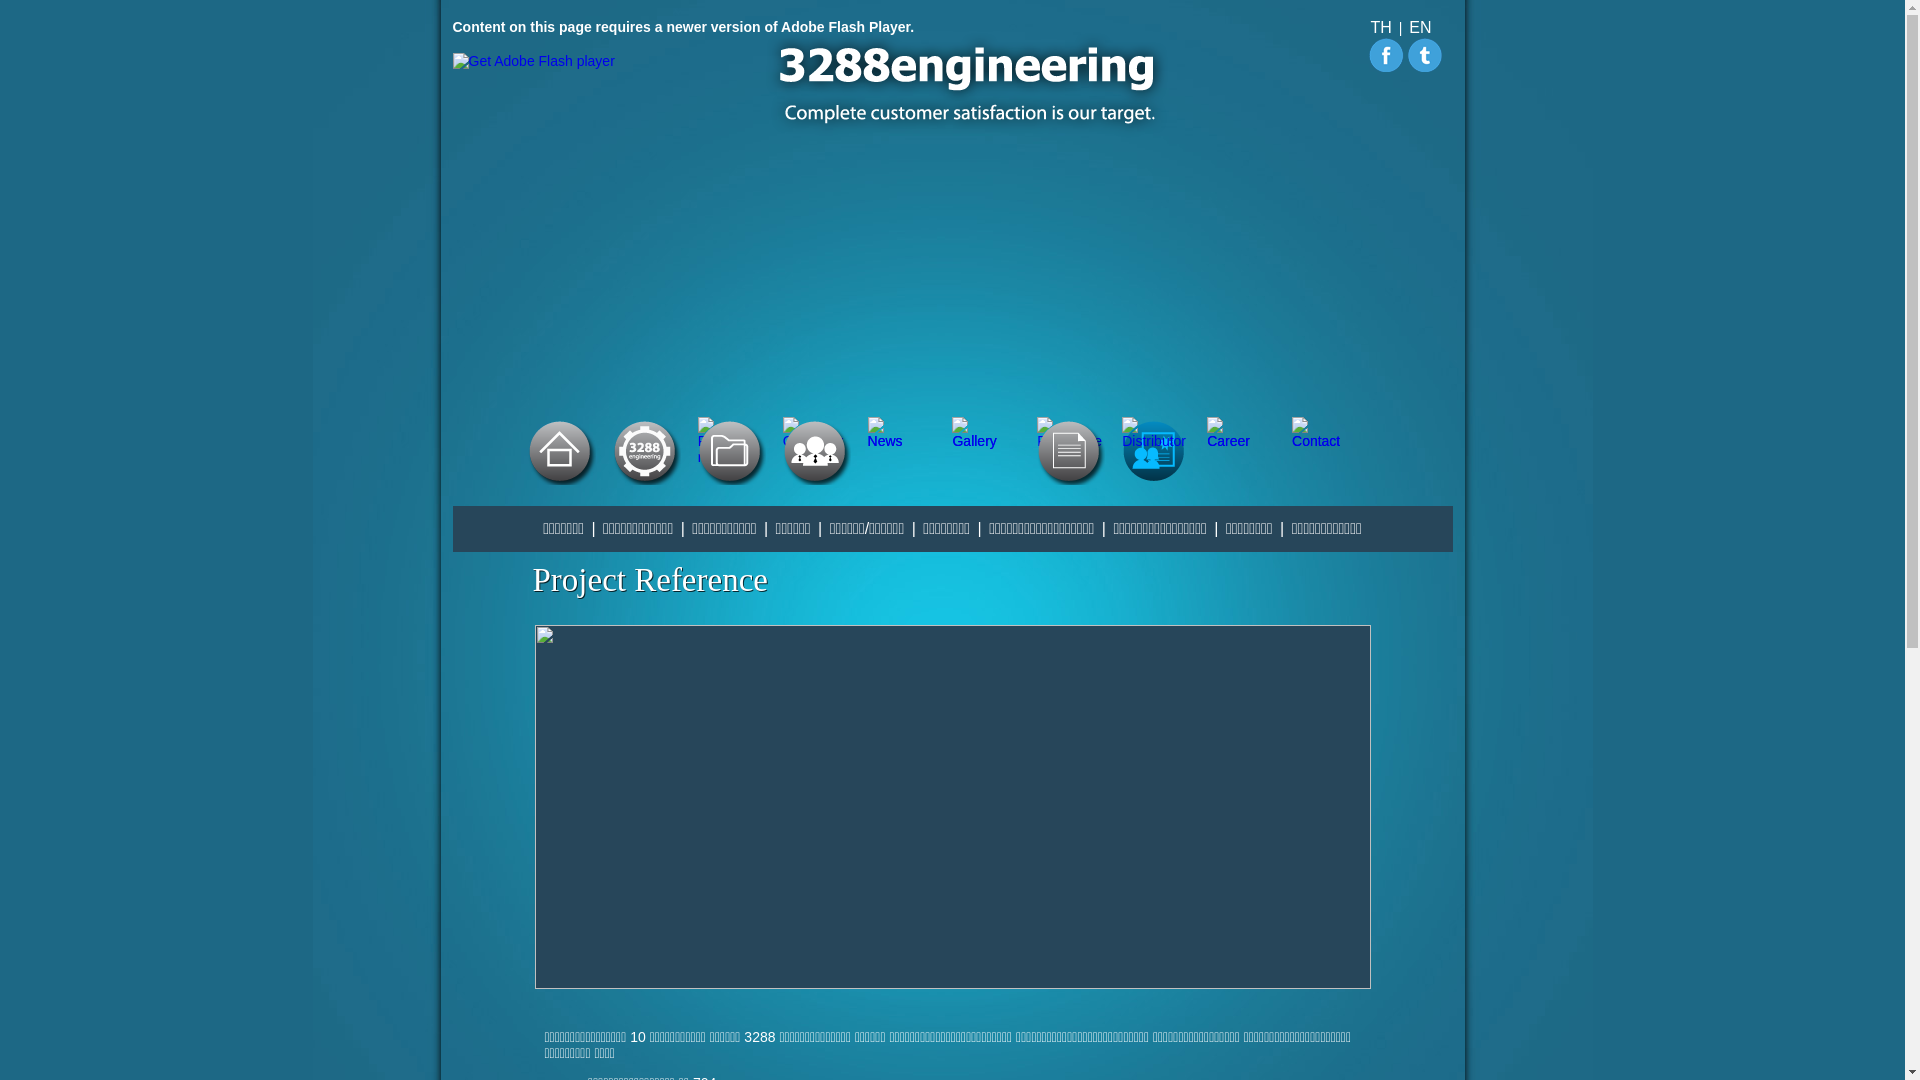  What do you see at coordinates (1419, 27) in the screenshot?
I see `'EN'` at bounding box center [1419, 27].